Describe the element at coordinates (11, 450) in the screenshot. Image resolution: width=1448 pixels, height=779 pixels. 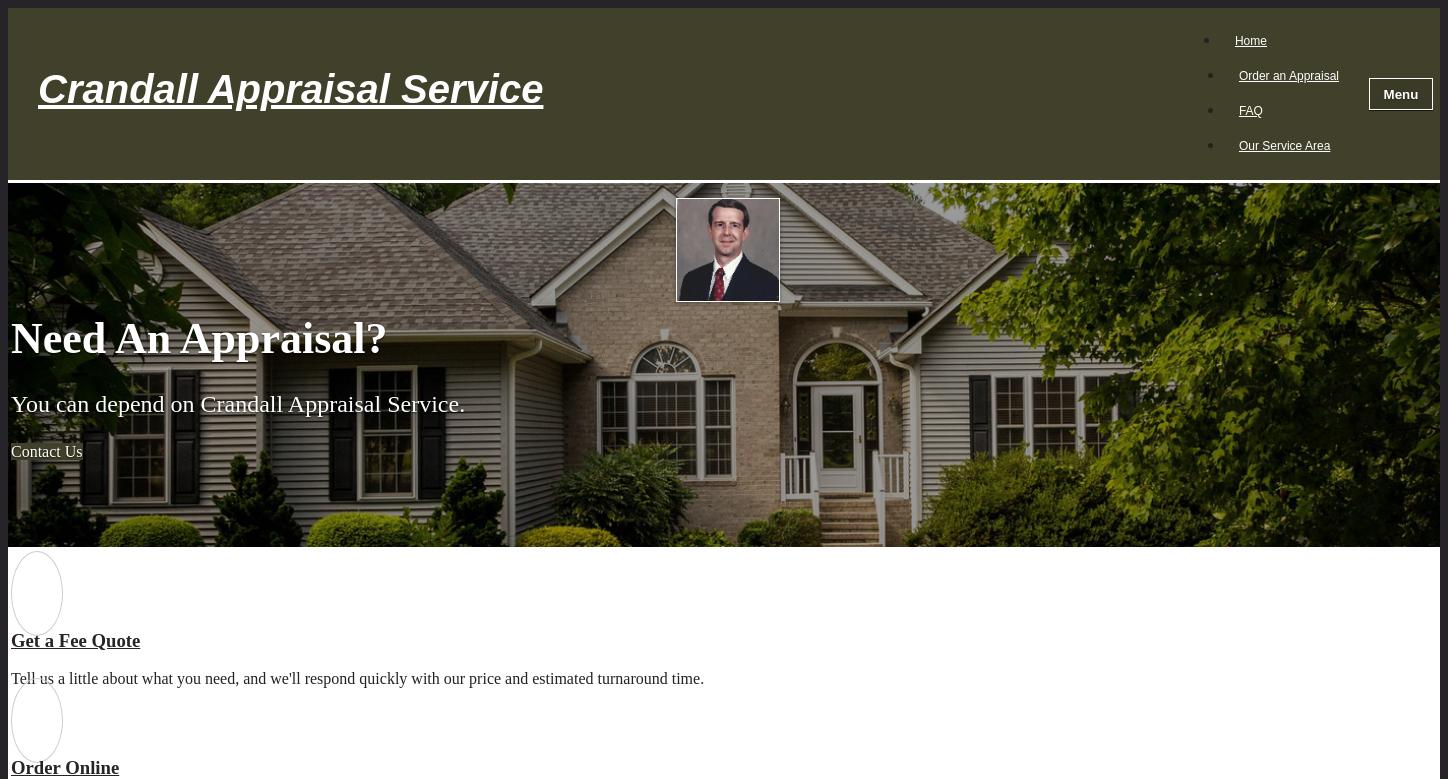
I see `'Contact Us'` at that location.